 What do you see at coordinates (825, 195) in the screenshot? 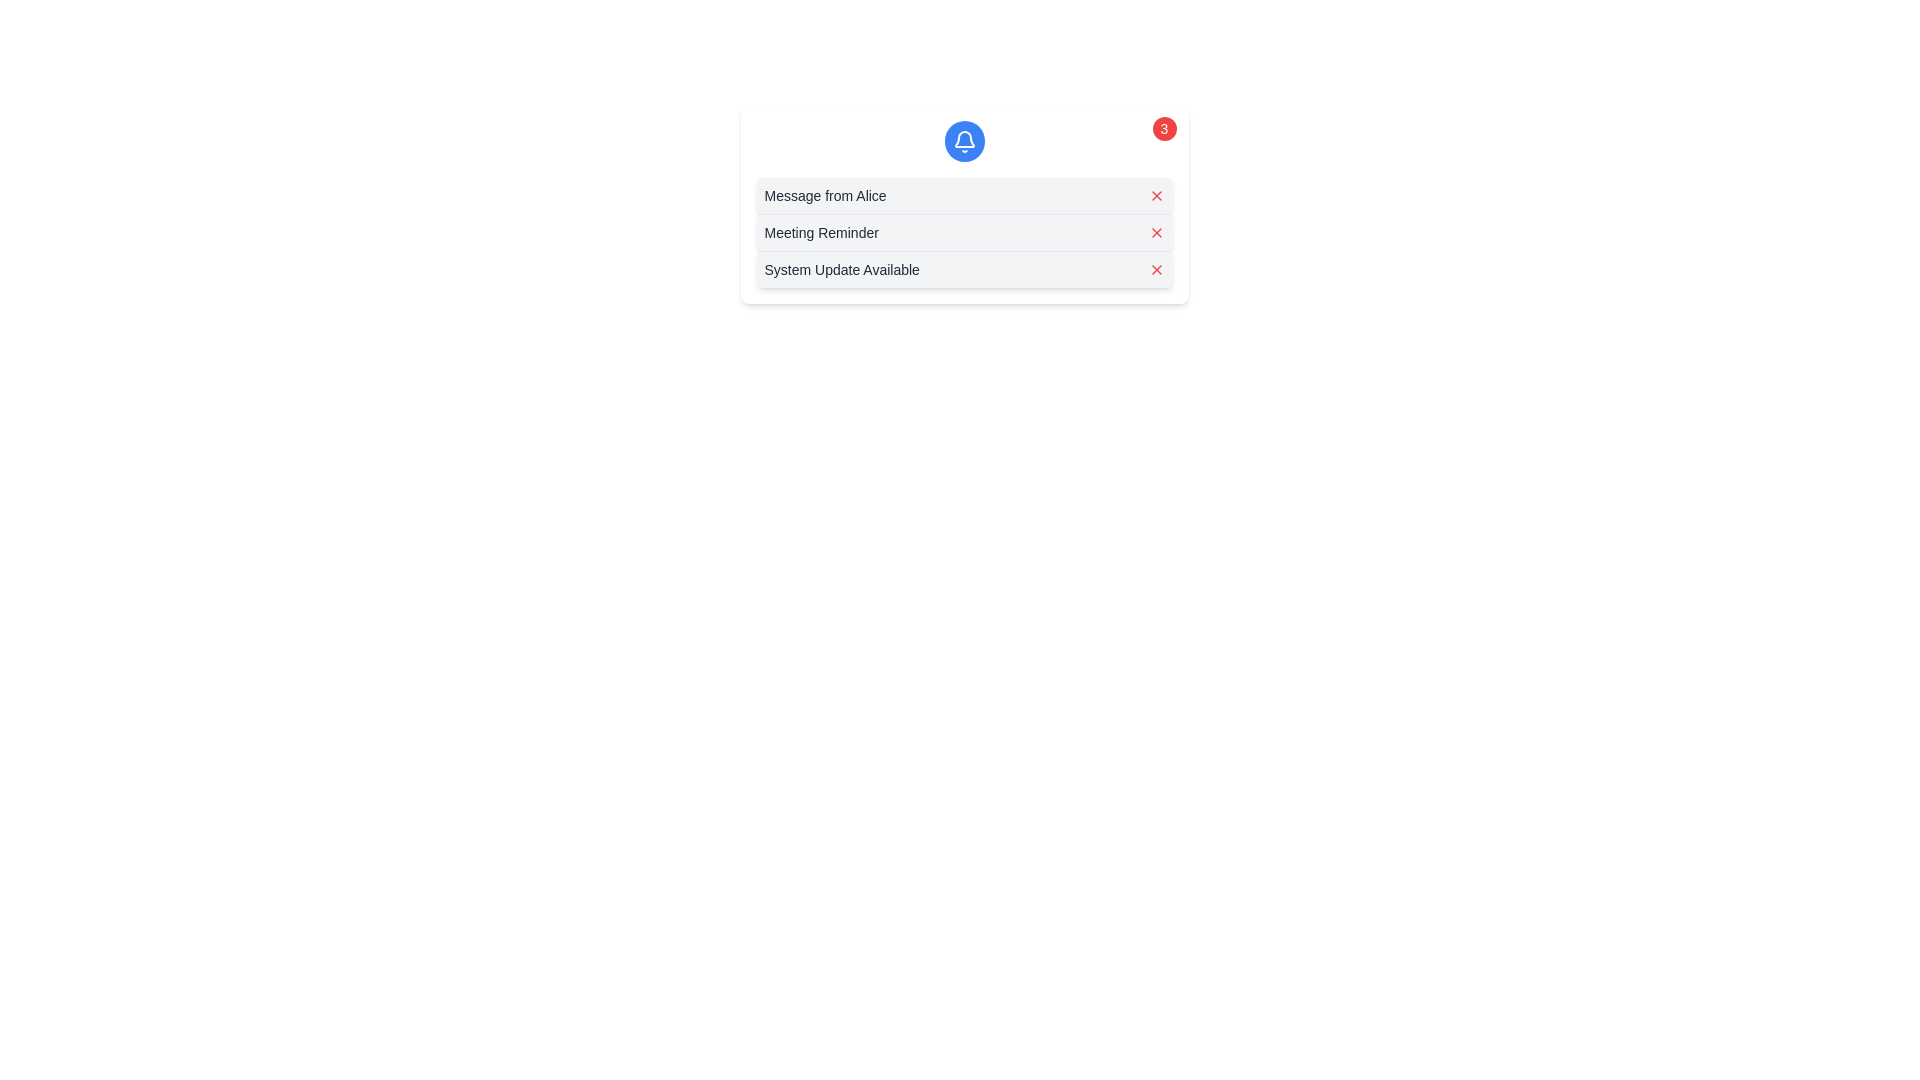
I see `the Text Label that serves as the title of the notification entry, located at the top of the list of notifications` at bounding box center [825, 195].